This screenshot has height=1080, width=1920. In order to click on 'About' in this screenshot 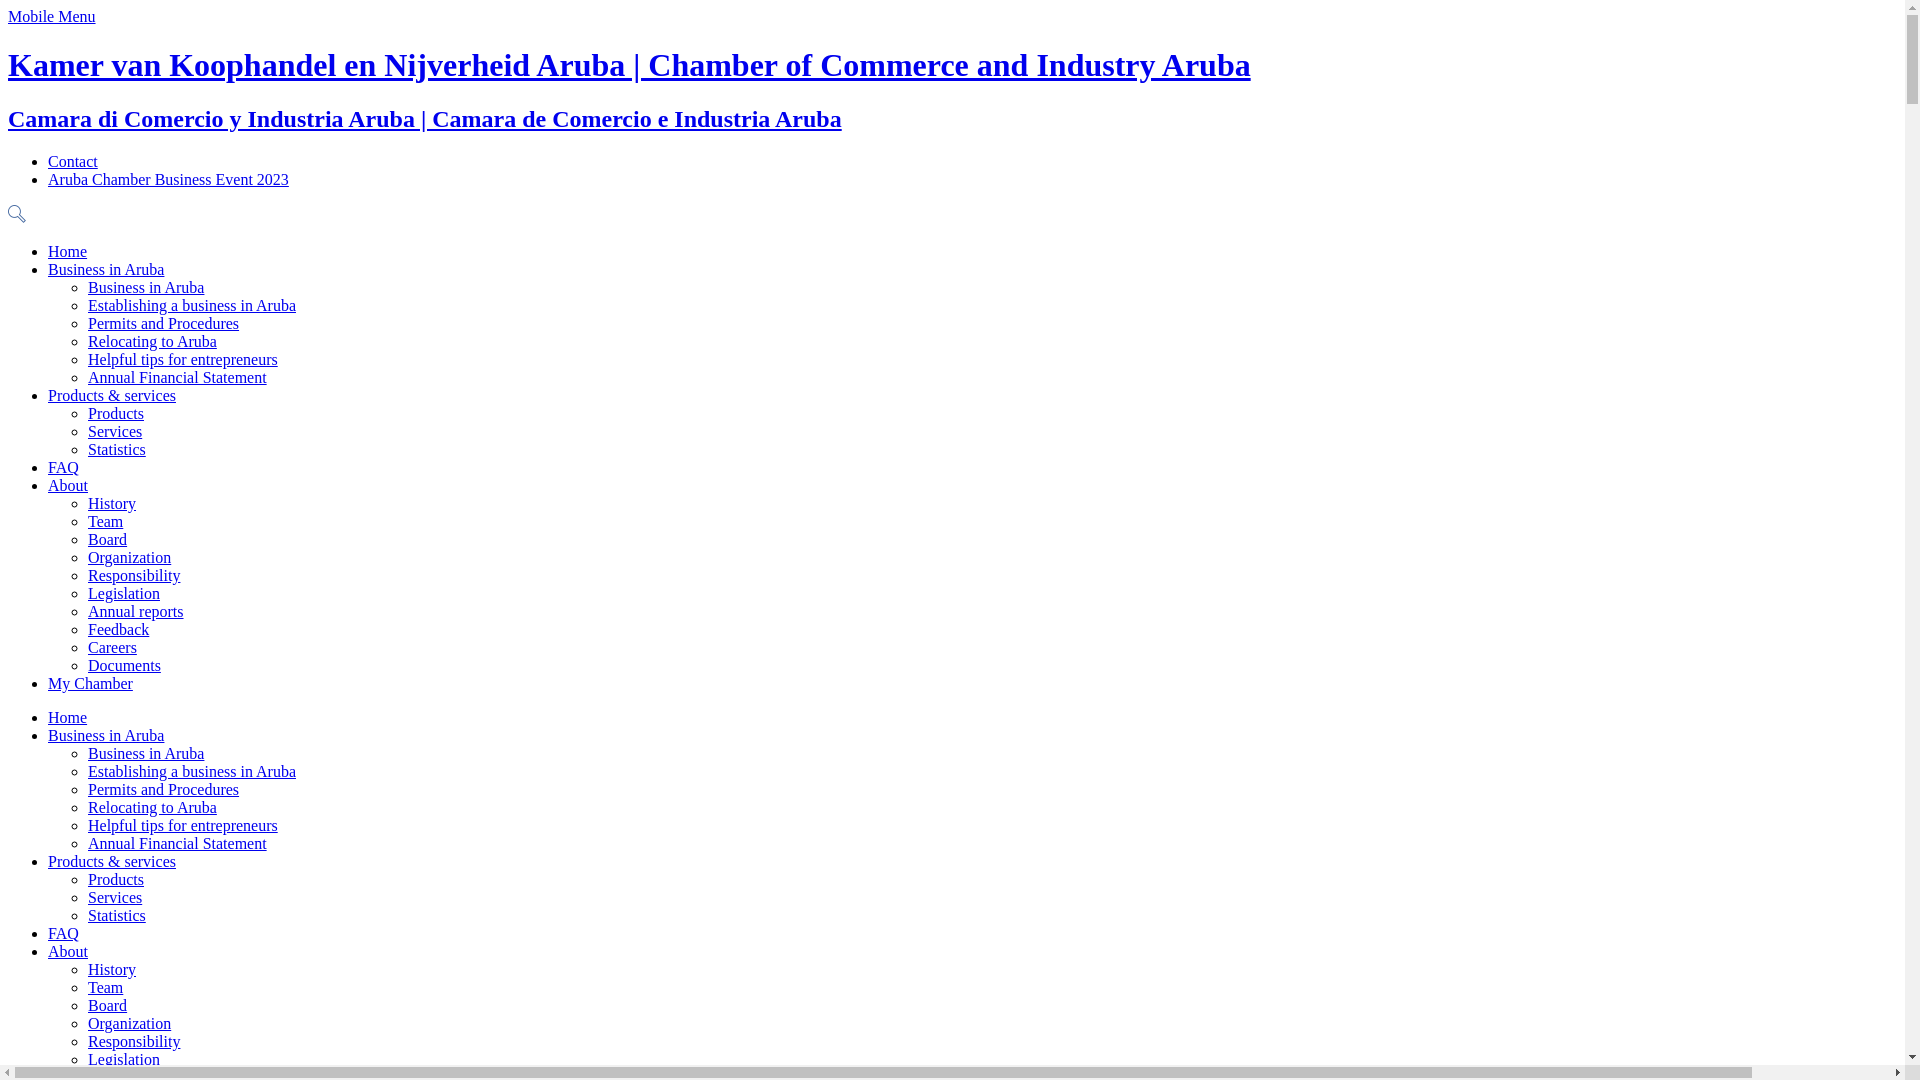, I will do `click(48, 950)`.